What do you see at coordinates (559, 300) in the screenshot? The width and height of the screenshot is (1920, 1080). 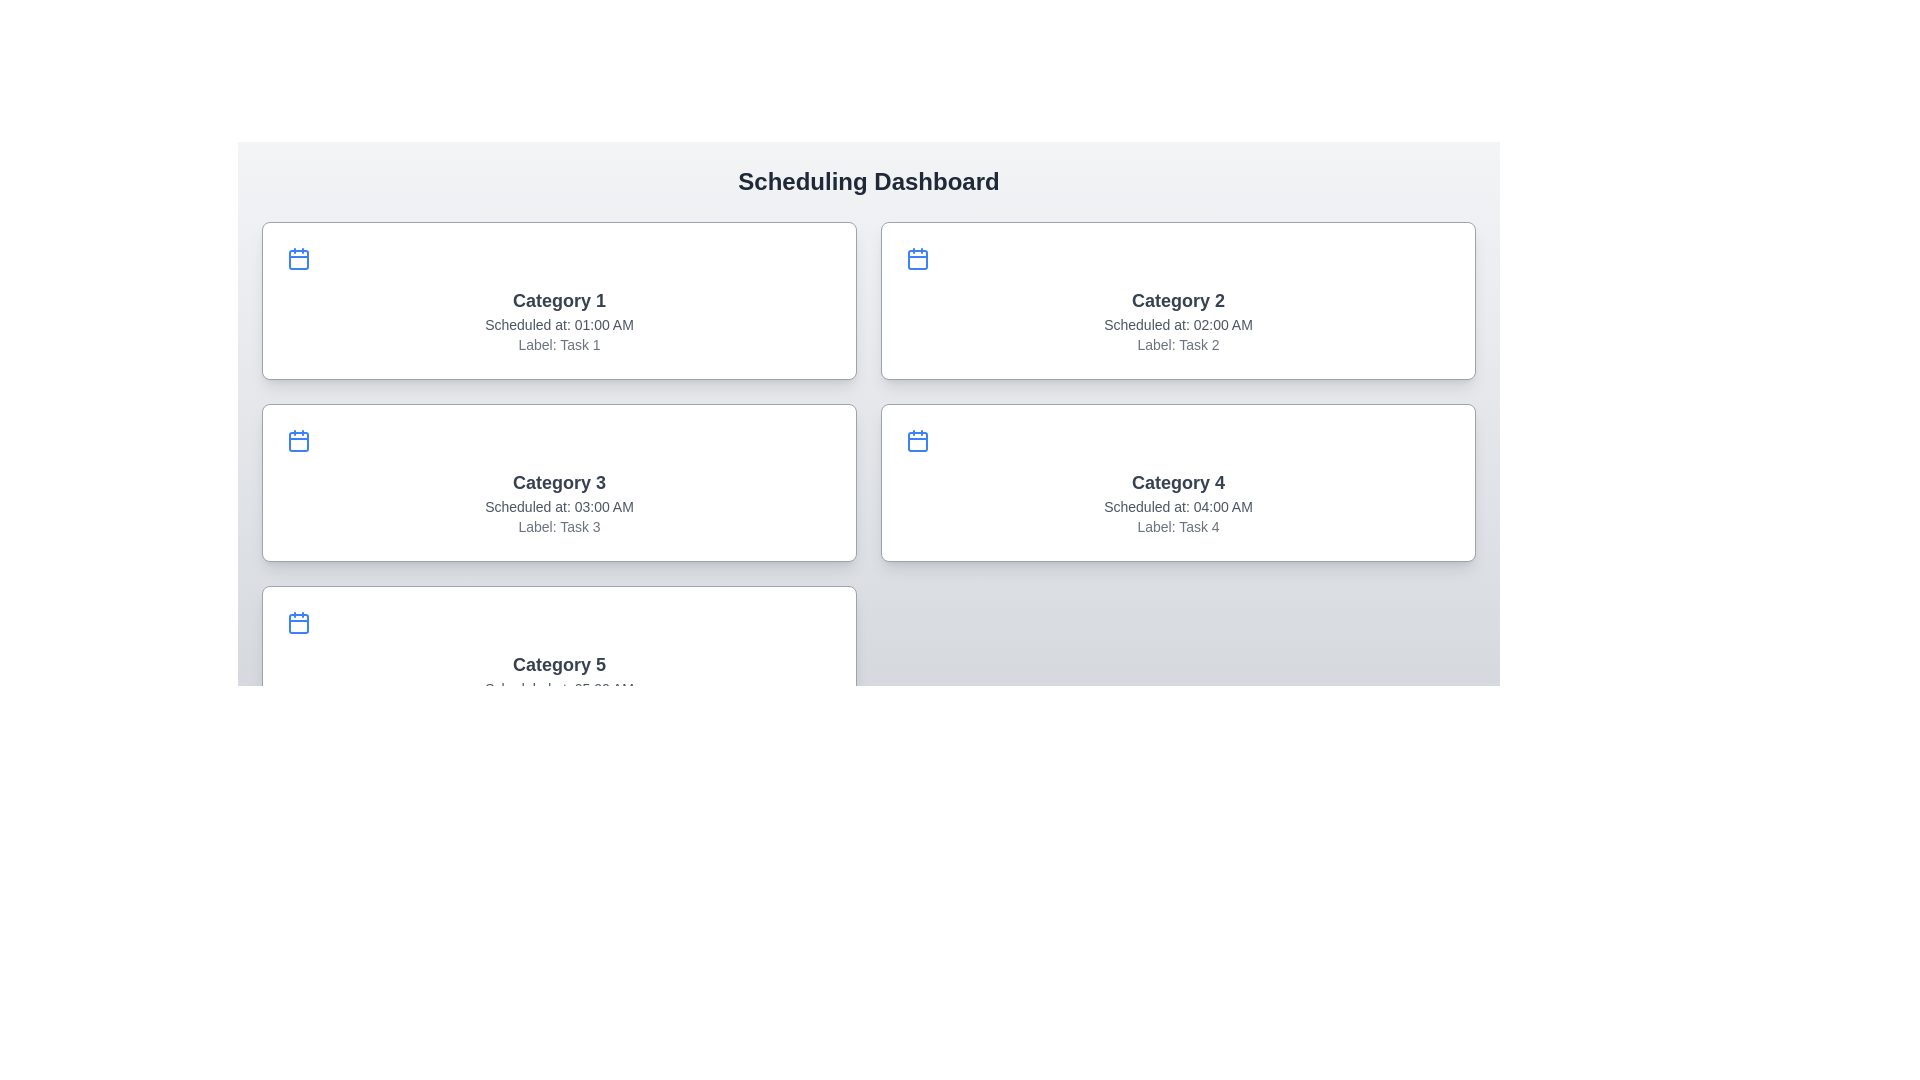 I see `the bold, dark-gray title 'Category 1' located at the top-center of the first card in the left column of the grid layout by moving the cursor to its center point` at bounding box center [559, 300].